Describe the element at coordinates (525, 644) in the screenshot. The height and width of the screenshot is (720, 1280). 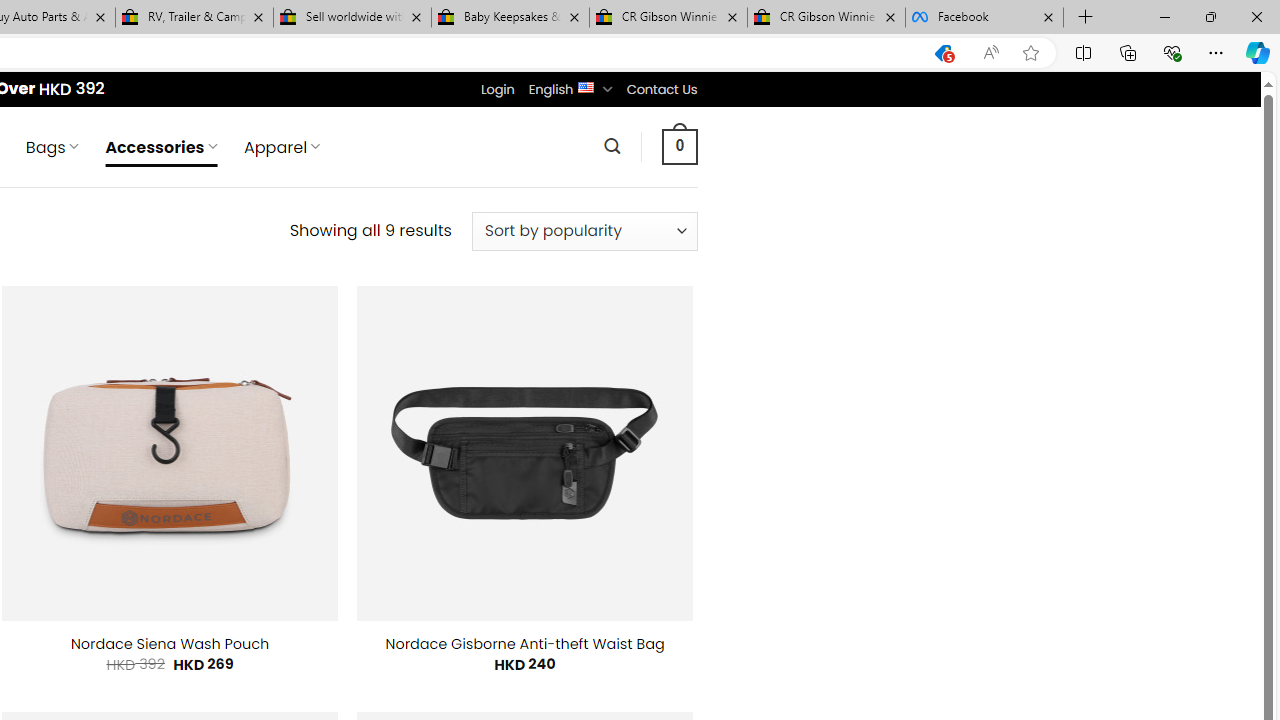
I see `'Nordace Gisborne Anti-theft Waist Bag'` at that location.